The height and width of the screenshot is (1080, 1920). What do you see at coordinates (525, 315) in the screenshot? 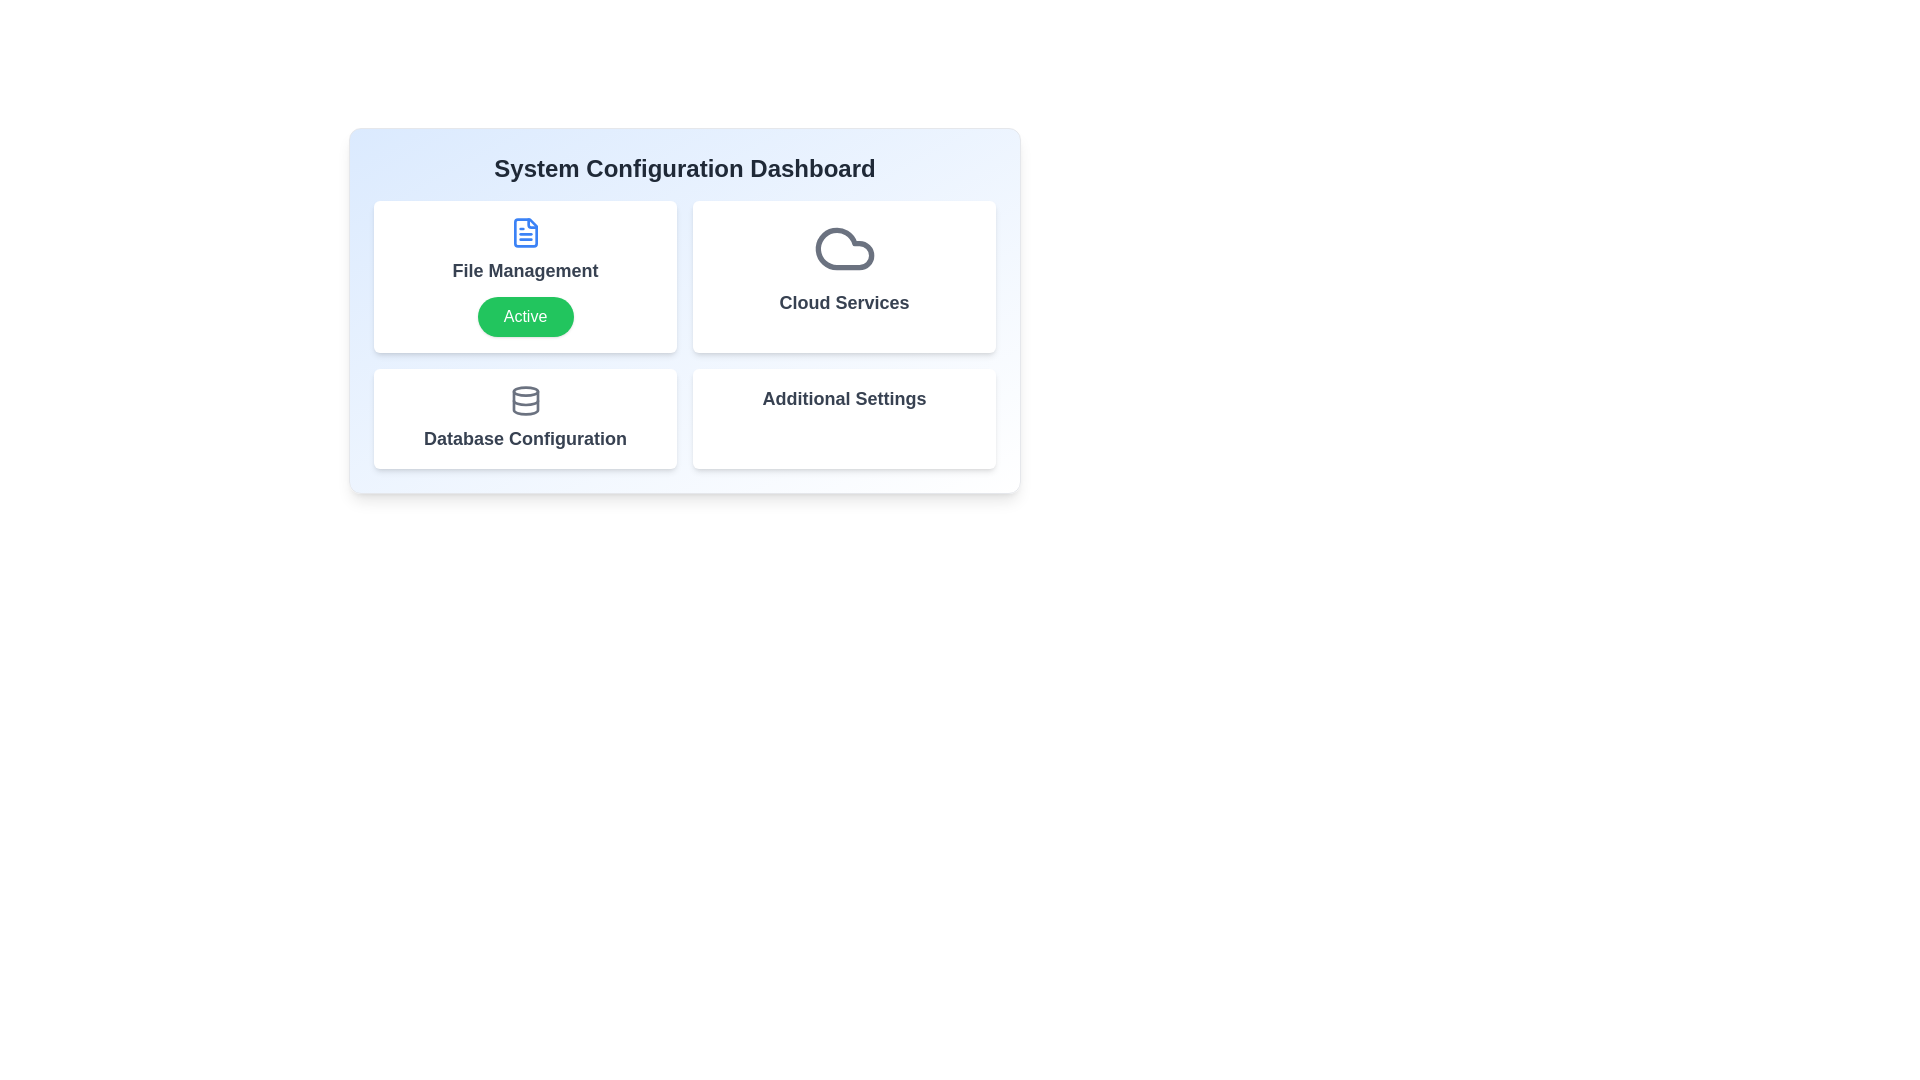
I see `the button in the 'File Management' section to change its state to 'Active'` at bounding box center [525, 315].